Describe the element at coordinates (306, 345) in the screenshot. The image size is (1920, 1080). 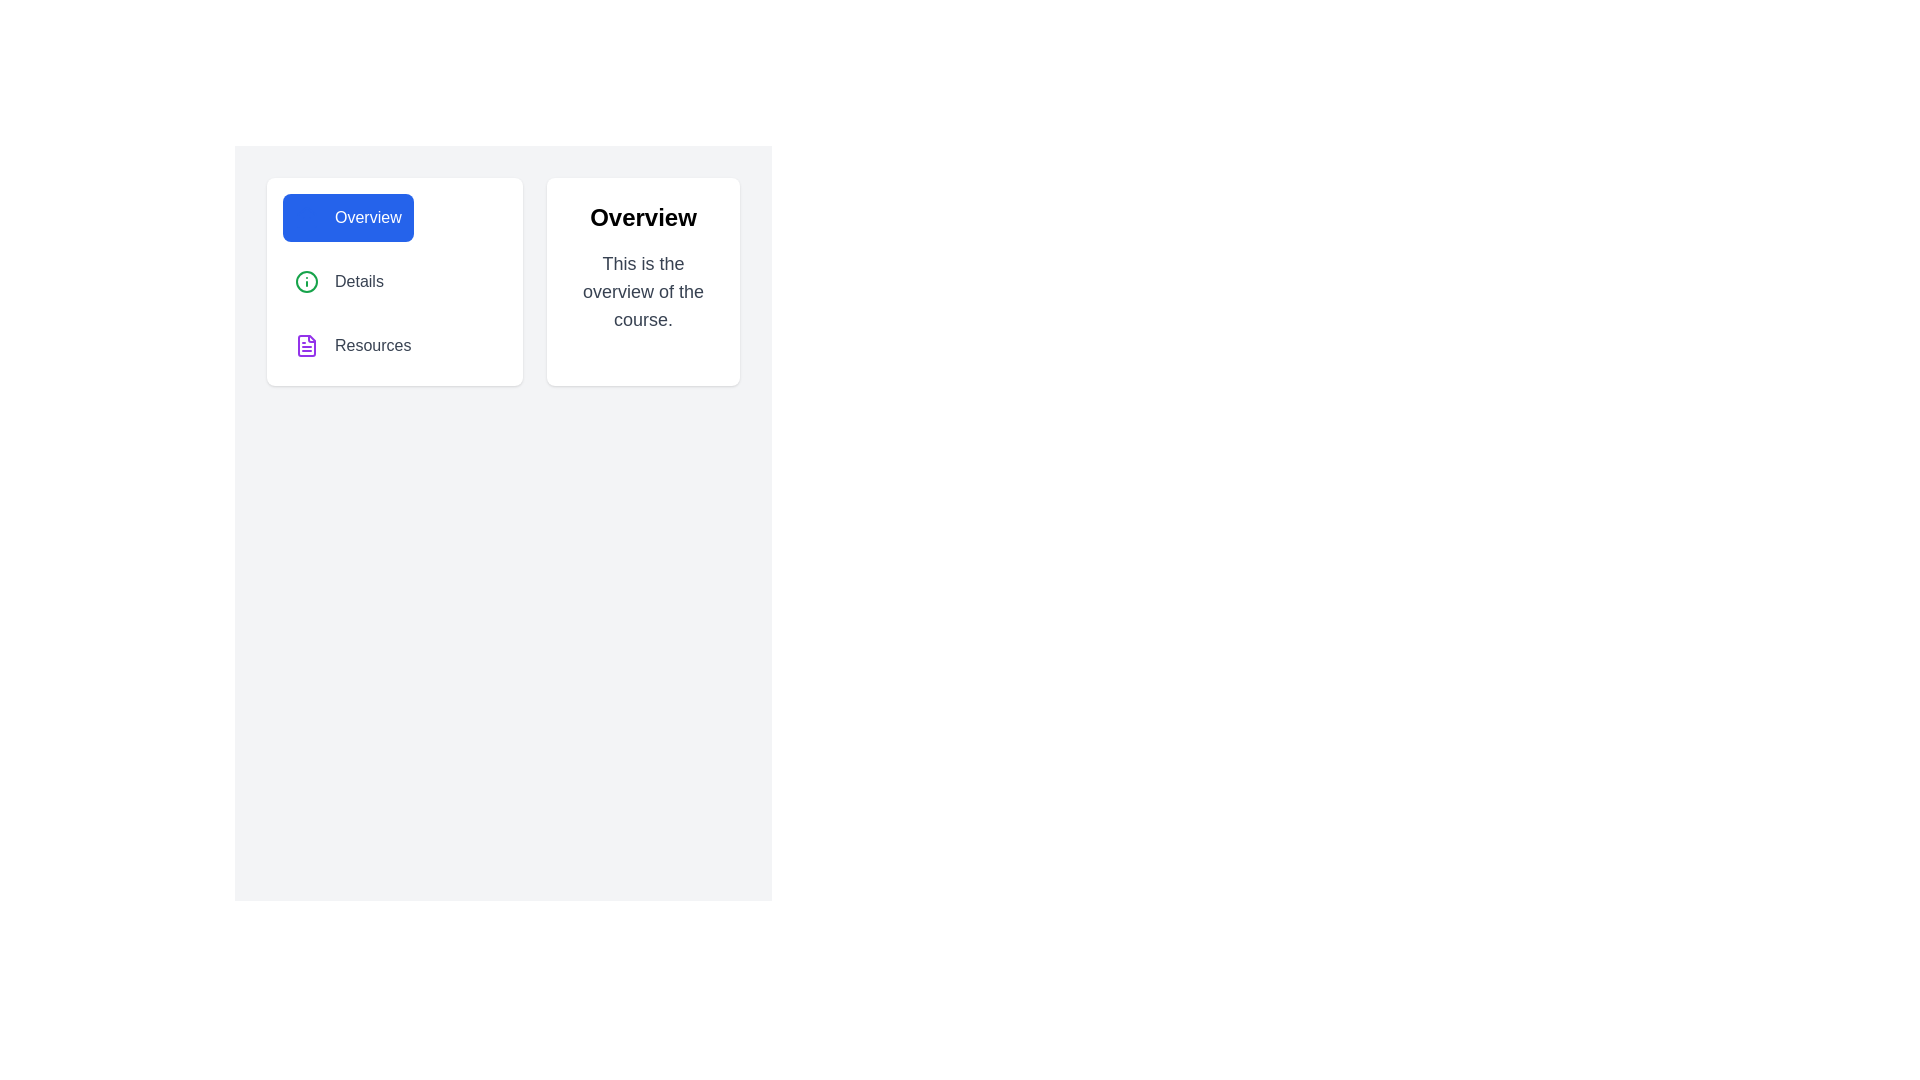
I see `the purple document icon with a text annotation located next to the 'Resources' label` at that location.